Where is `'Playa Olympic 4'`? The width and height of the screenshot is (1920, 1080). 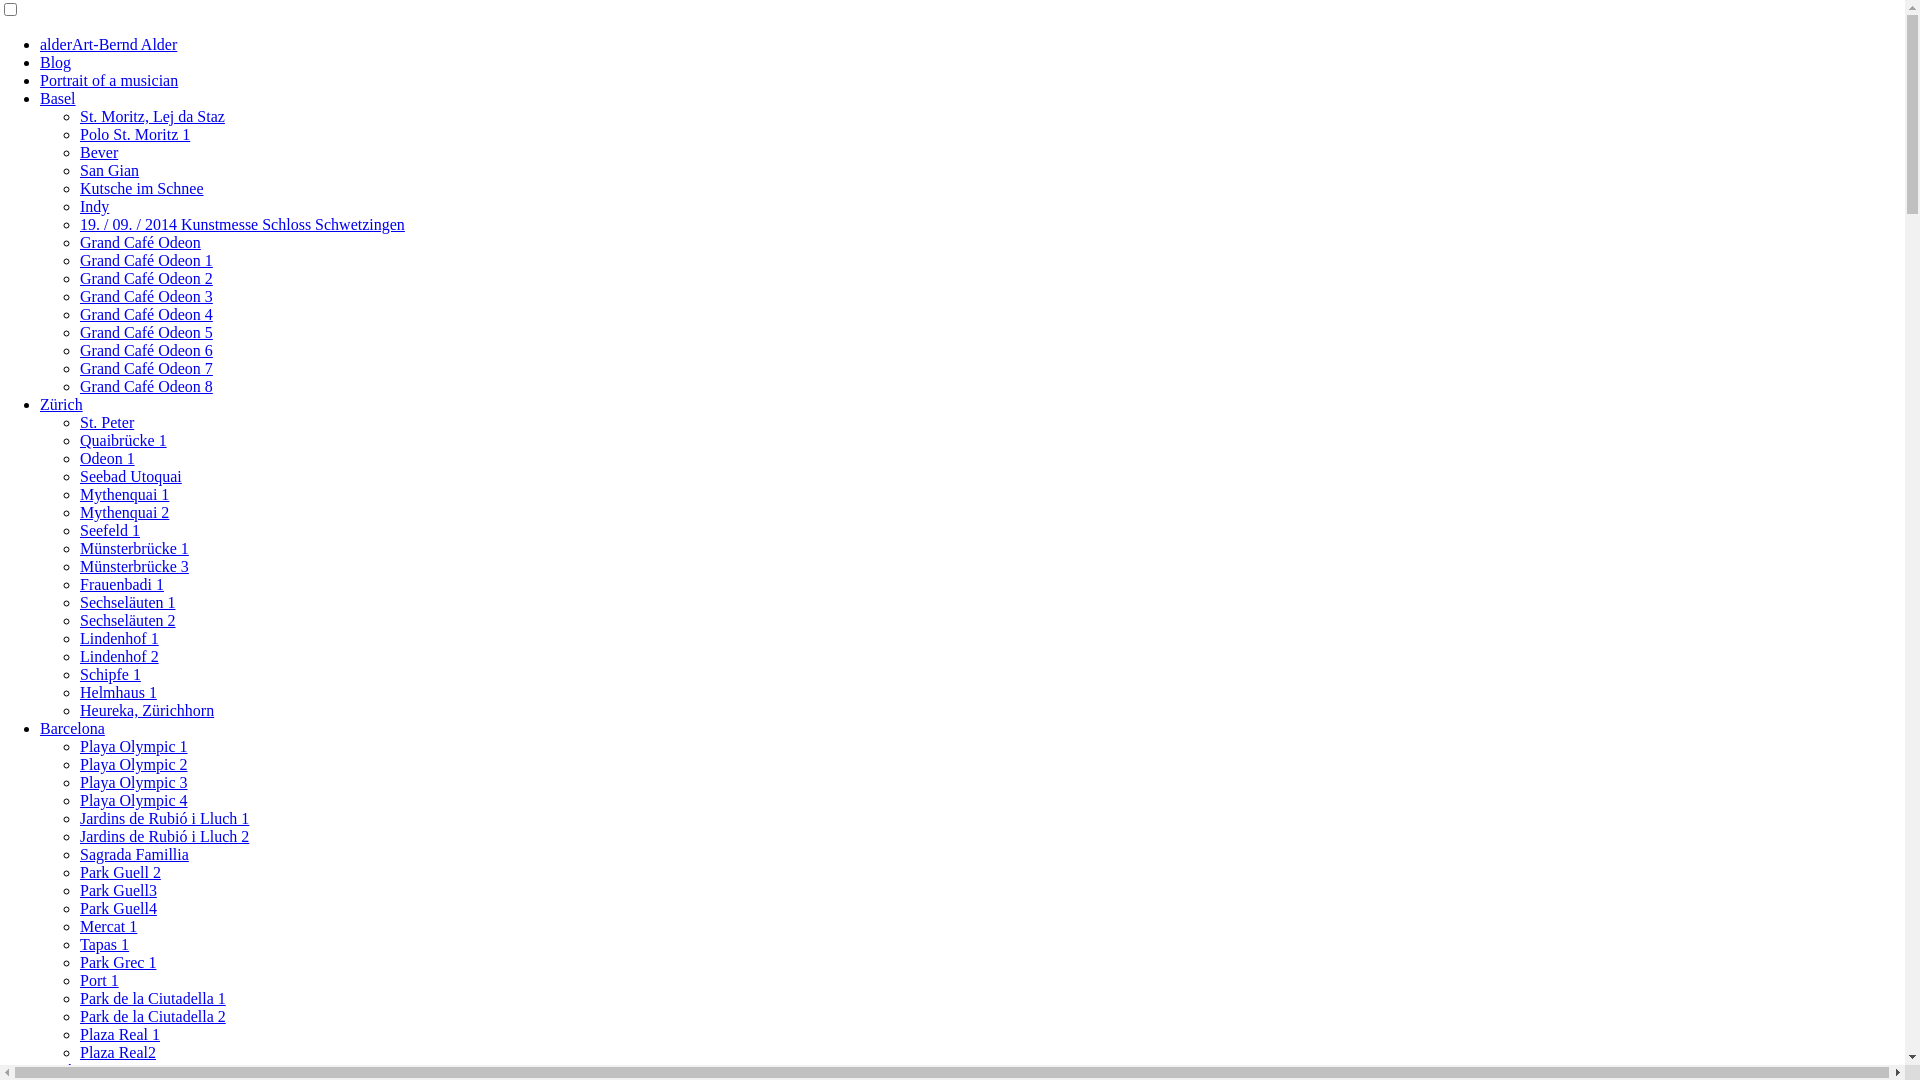
'Playa Olympic 4' is located at coordinates (133, 799).